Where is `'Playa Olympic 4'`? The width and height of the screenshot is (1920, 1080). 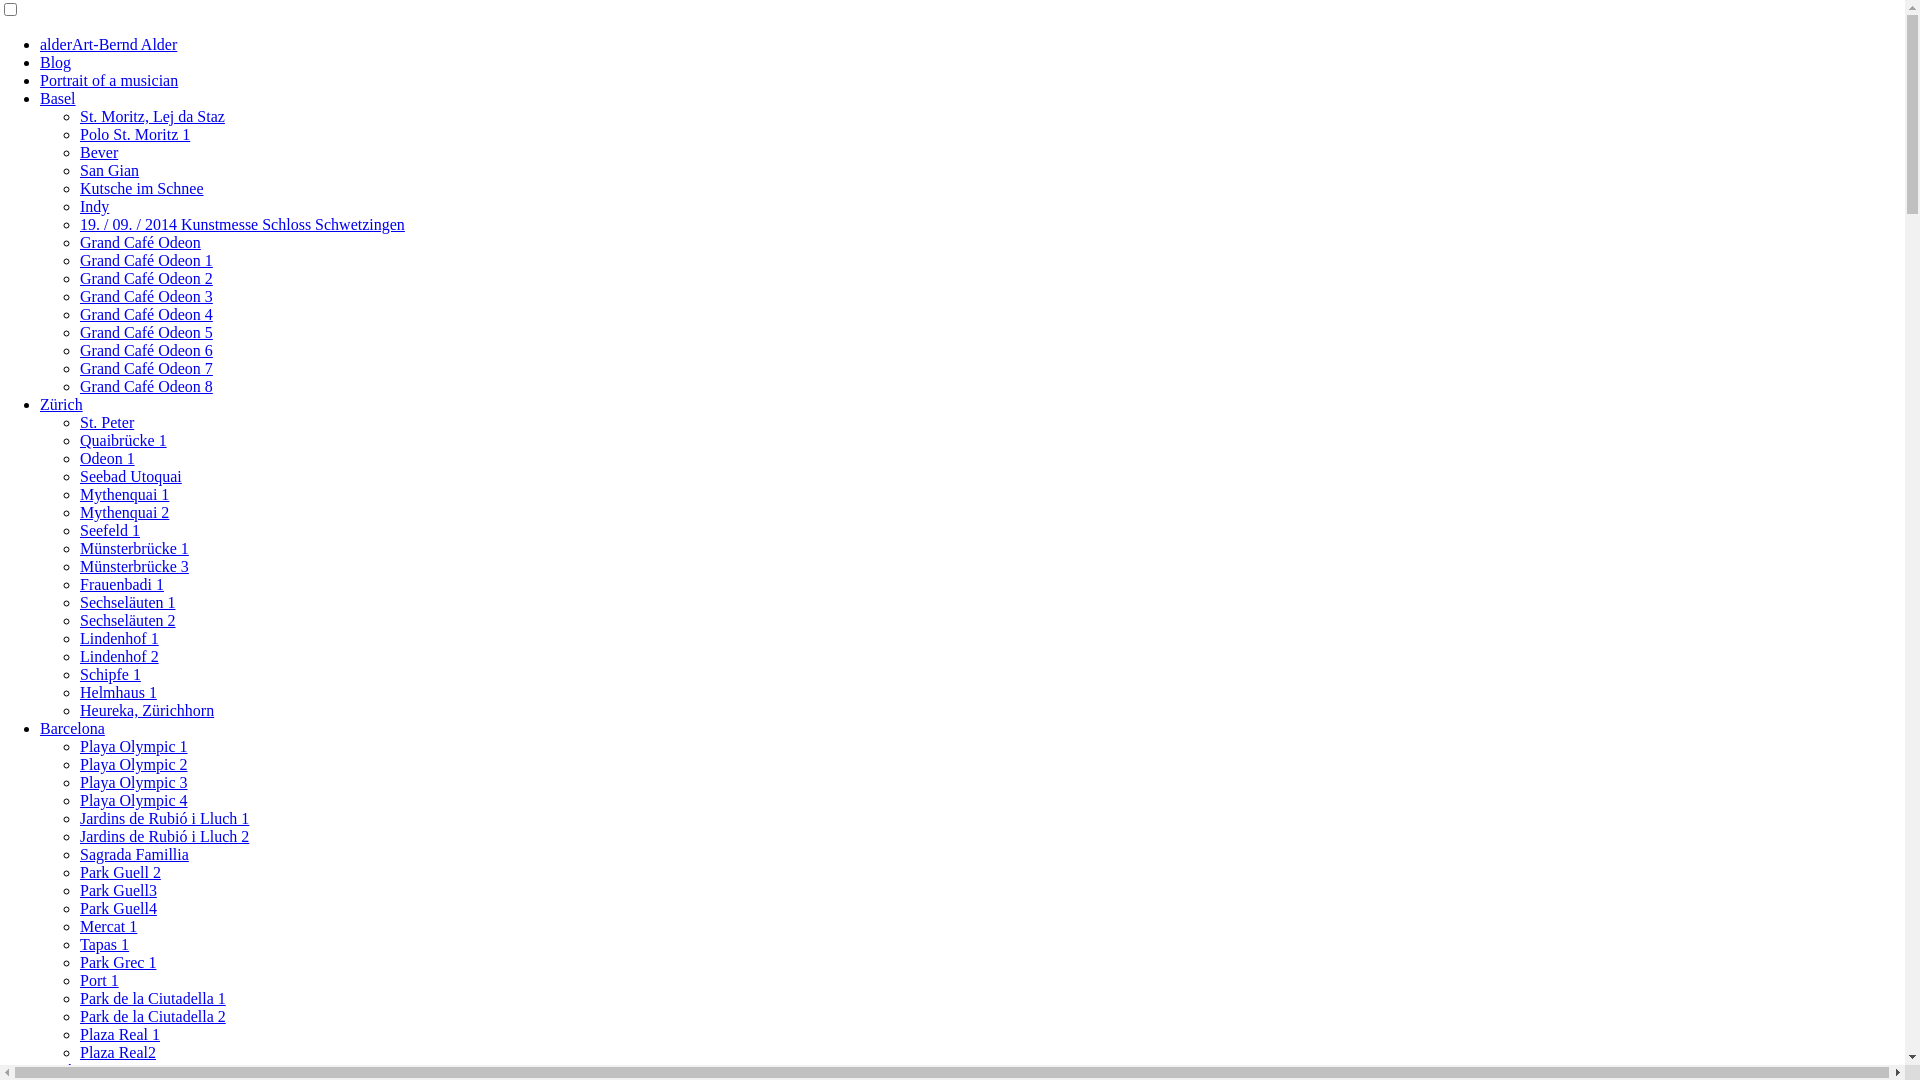
'Playa Olympic 4' is located at coordinates (133, 799).